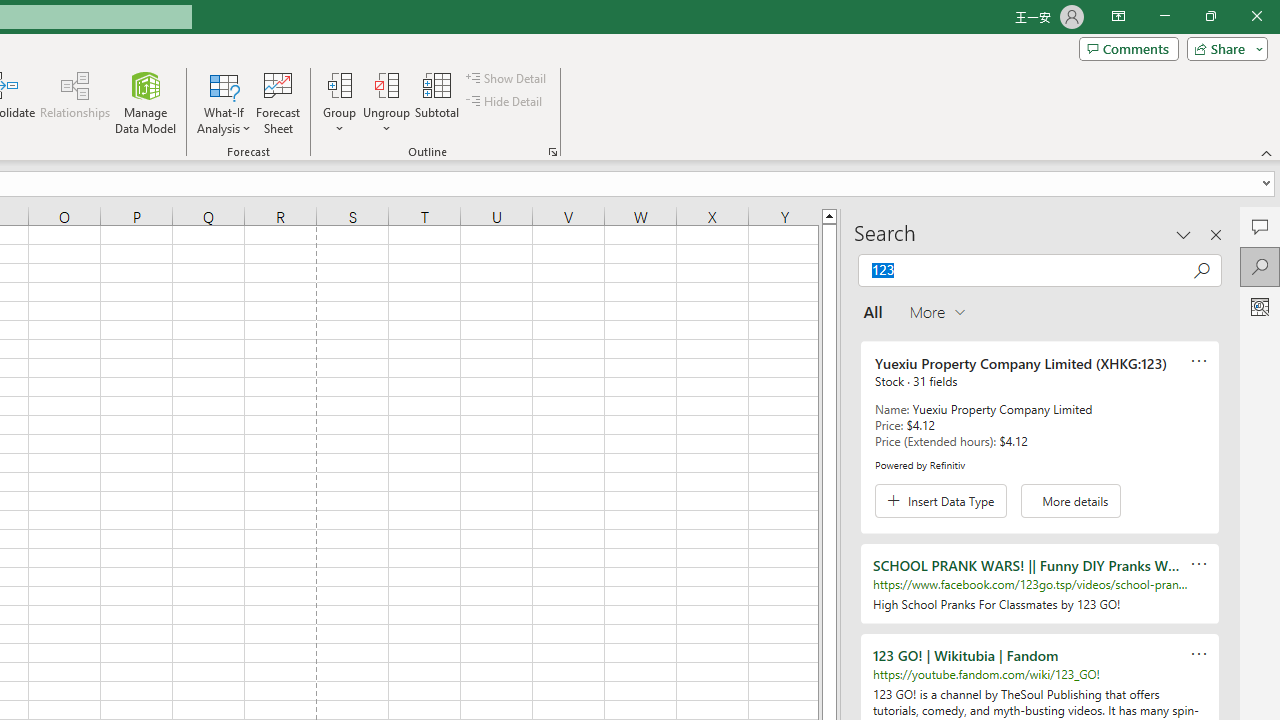 This screenshot has width=1280, height=720. What do you see at coordinates (144, 103) in the screenshot?
I see `'Manage Data Model'` at bounding box center [144, 103].